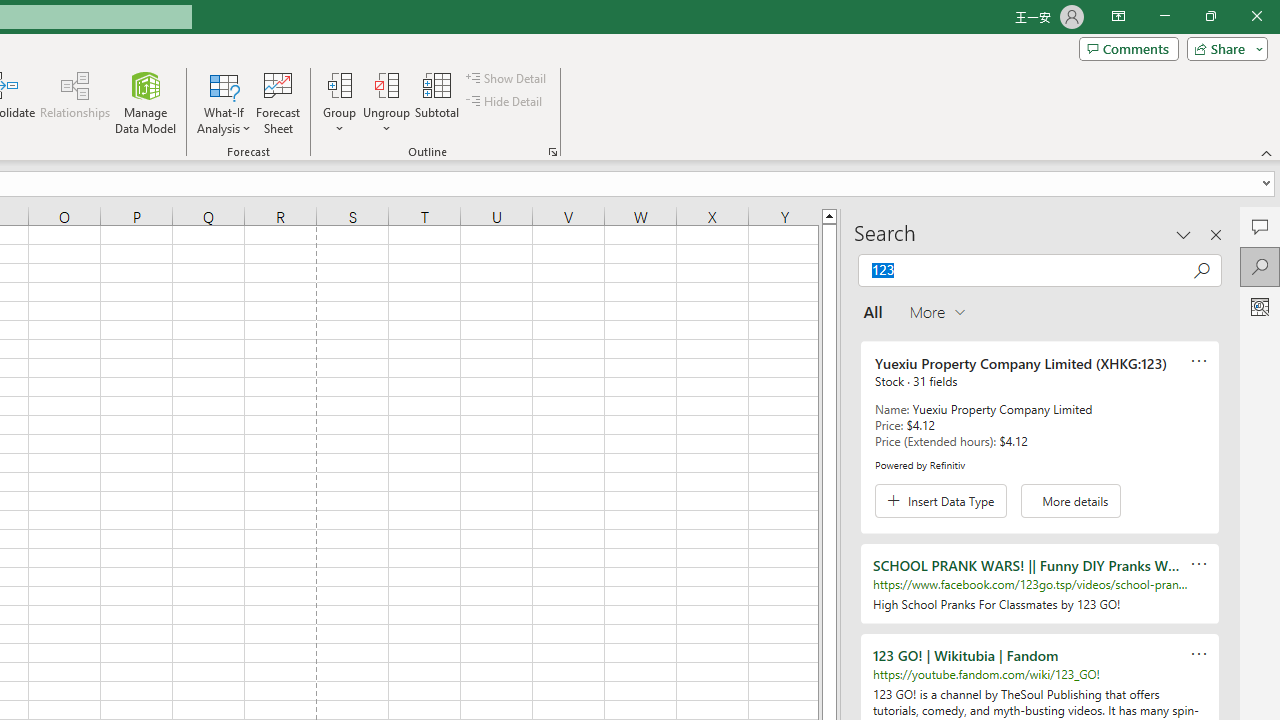 This screenshot has width=1280, height=720. What do you see at coordinates (144, 103) in the screenshot?
I see `'Manage Data Model'` at bounding box center [144, 103].